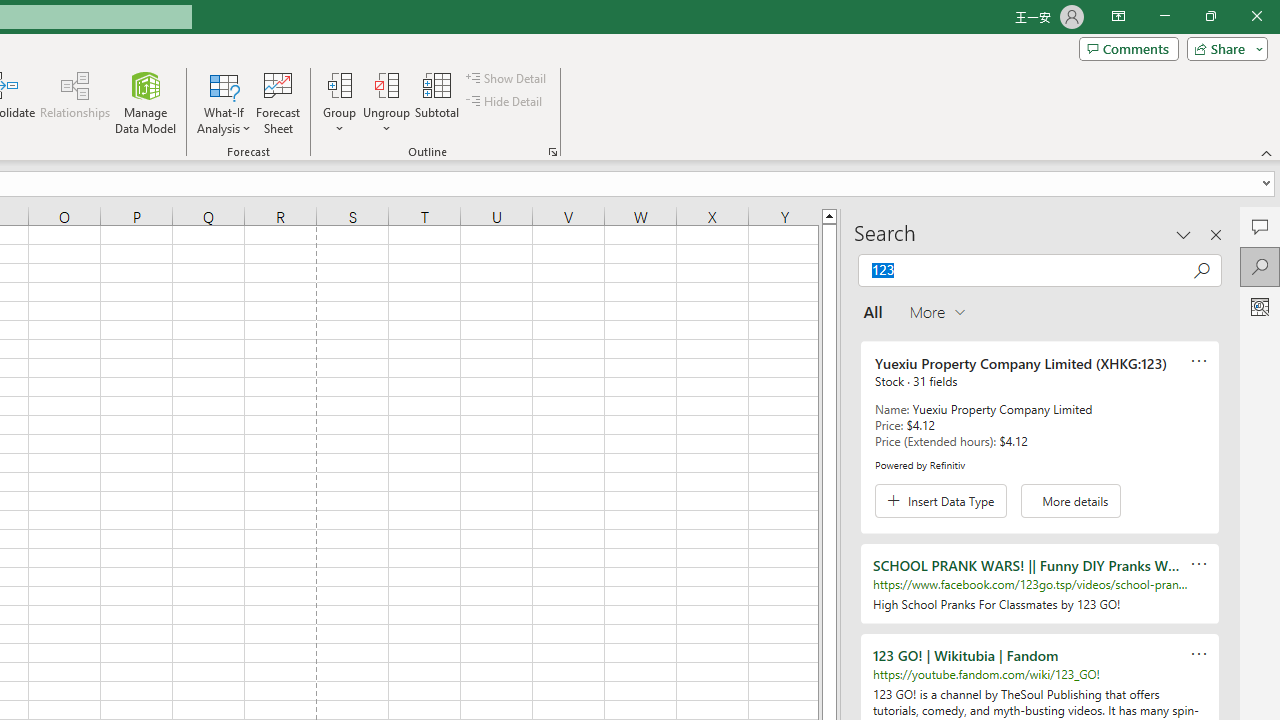 This screenshot has width=1280, height=720. What do you see at coordinates (144, 103) in the screenshot?
I see `'Manage Data Model'` at bounding box center [144, 103].